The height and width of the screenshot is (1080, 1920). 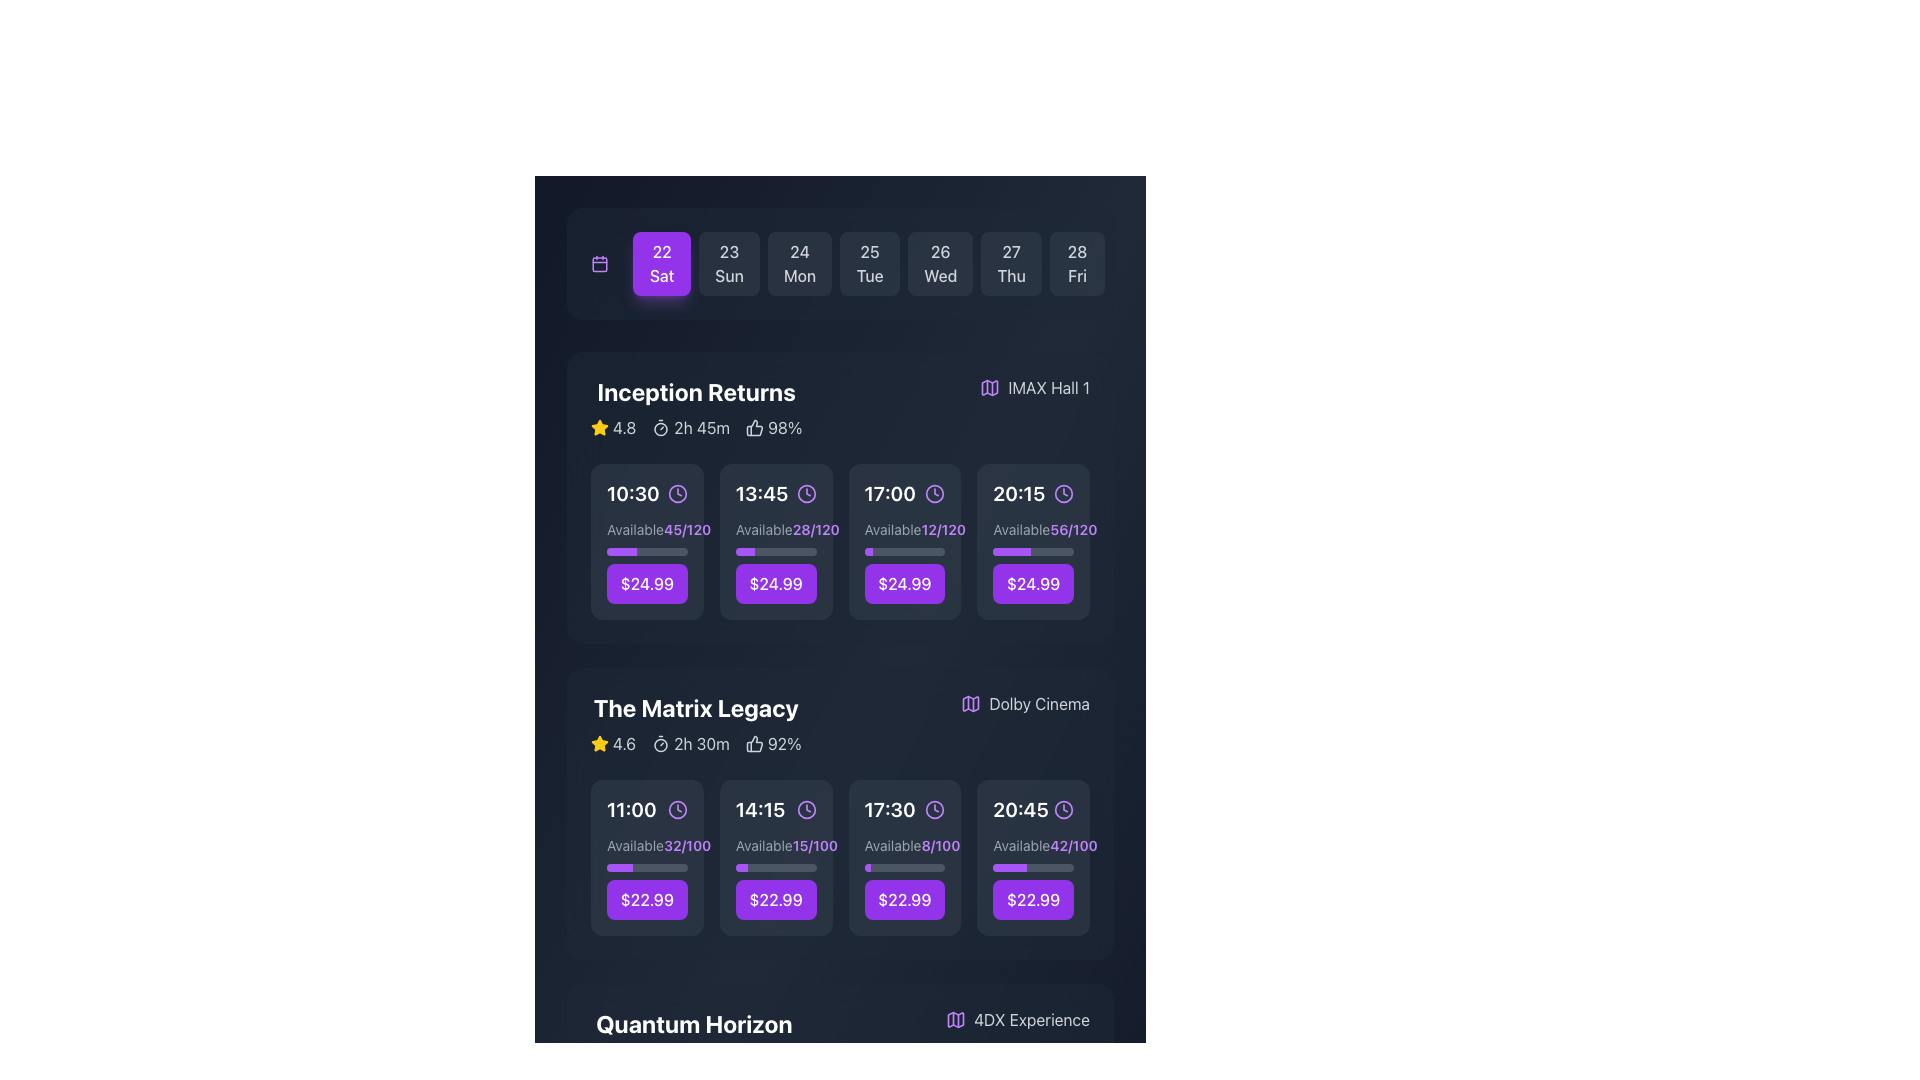 I want to click on the progress bar located under the '17:30' column in the second row of time slots under 'The Matrix Legacy' section, which is positioned below the 'Available 8/100' text and above the '$22.99' button, so click(x=903, y=866).